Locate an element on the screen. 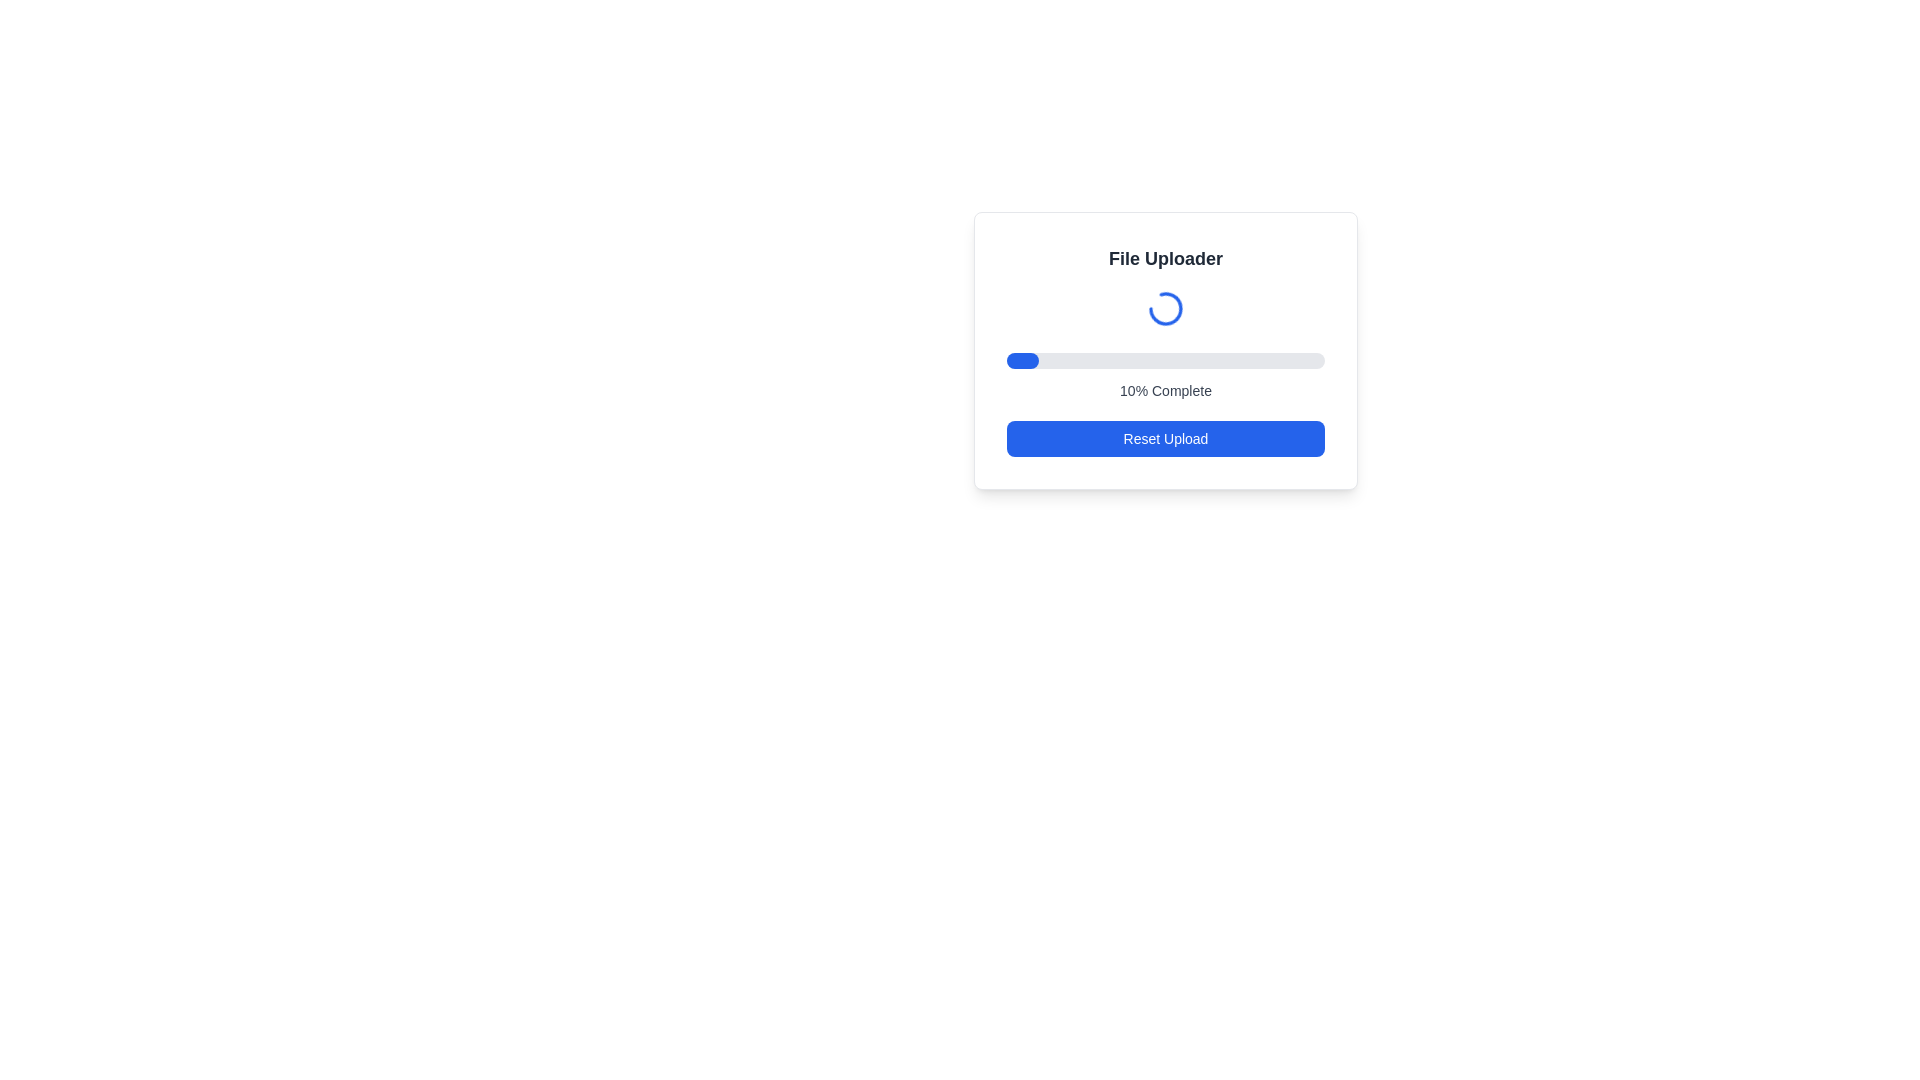  the progress bar located within the 'File Uploader' panel, situated below the circular loading animation and above the '0% Complete' text label is located at coordinates (1166, 361).